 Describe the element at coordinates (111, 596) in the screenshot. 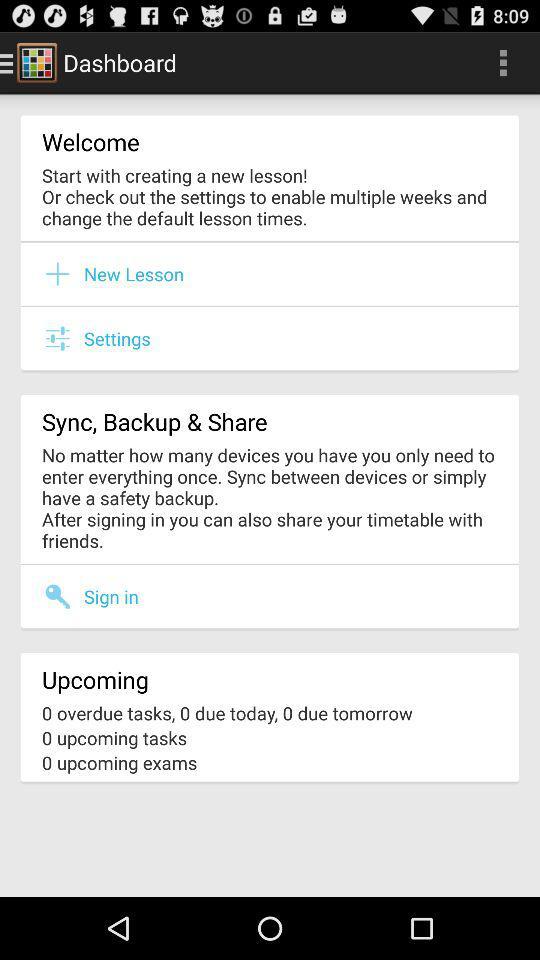

I see `the item above the upcoming item` at that location.